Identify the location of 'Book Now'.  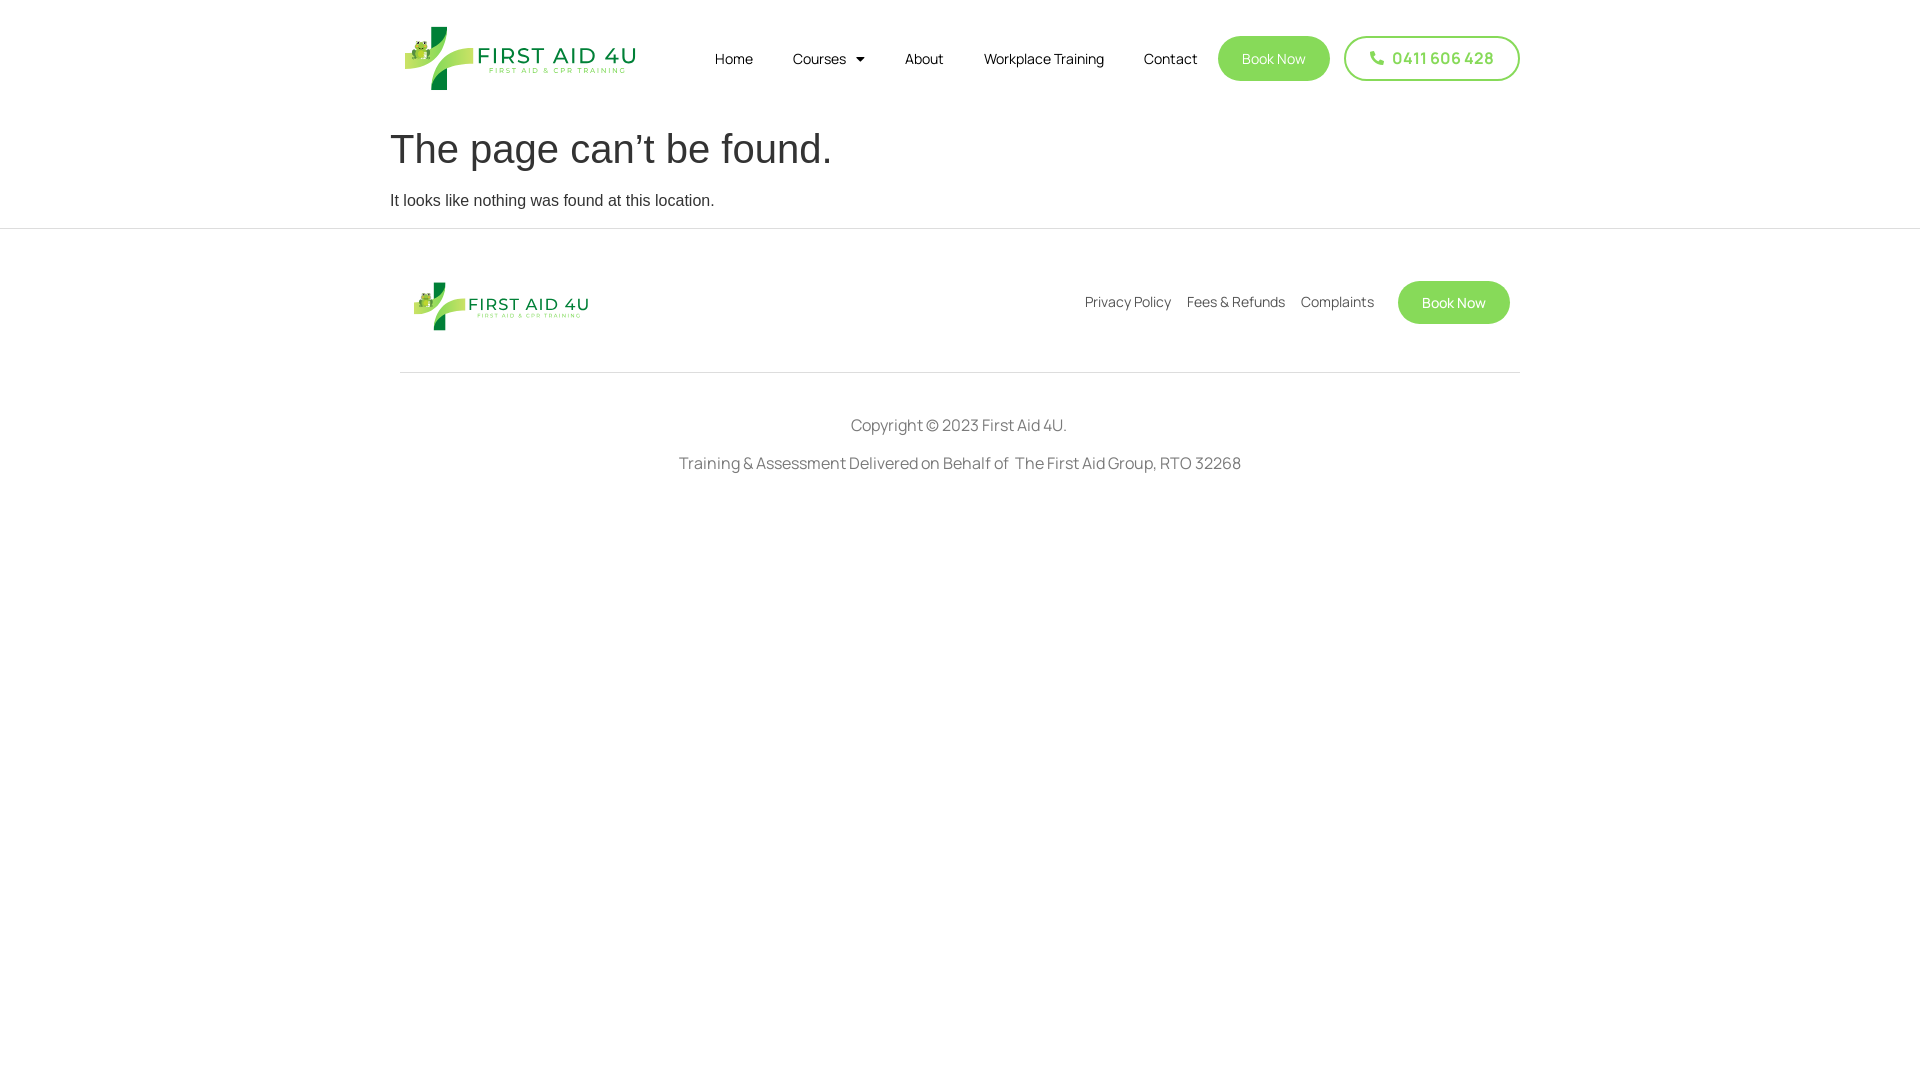
(1272, 57).